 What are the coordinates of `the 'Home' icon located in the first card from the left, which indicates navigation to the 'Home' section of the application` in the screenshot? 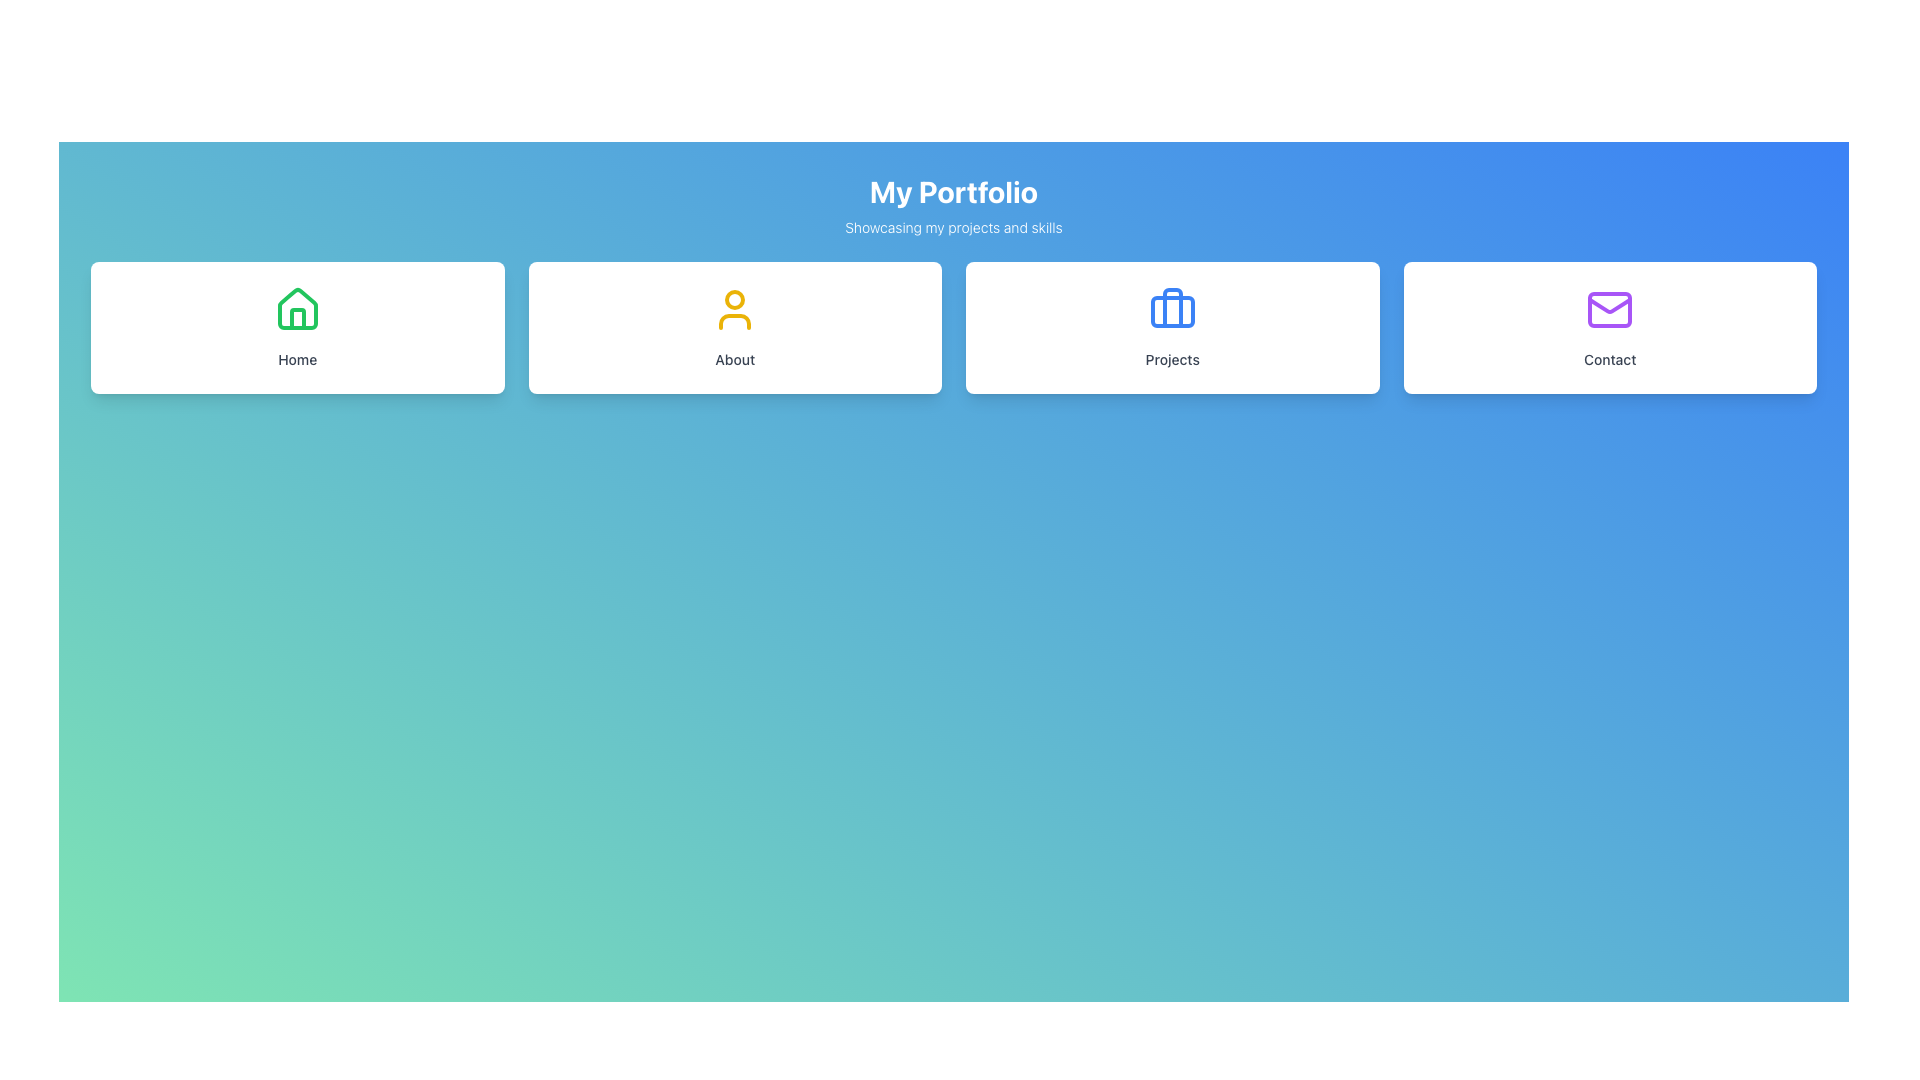 It's located at (296, 309).